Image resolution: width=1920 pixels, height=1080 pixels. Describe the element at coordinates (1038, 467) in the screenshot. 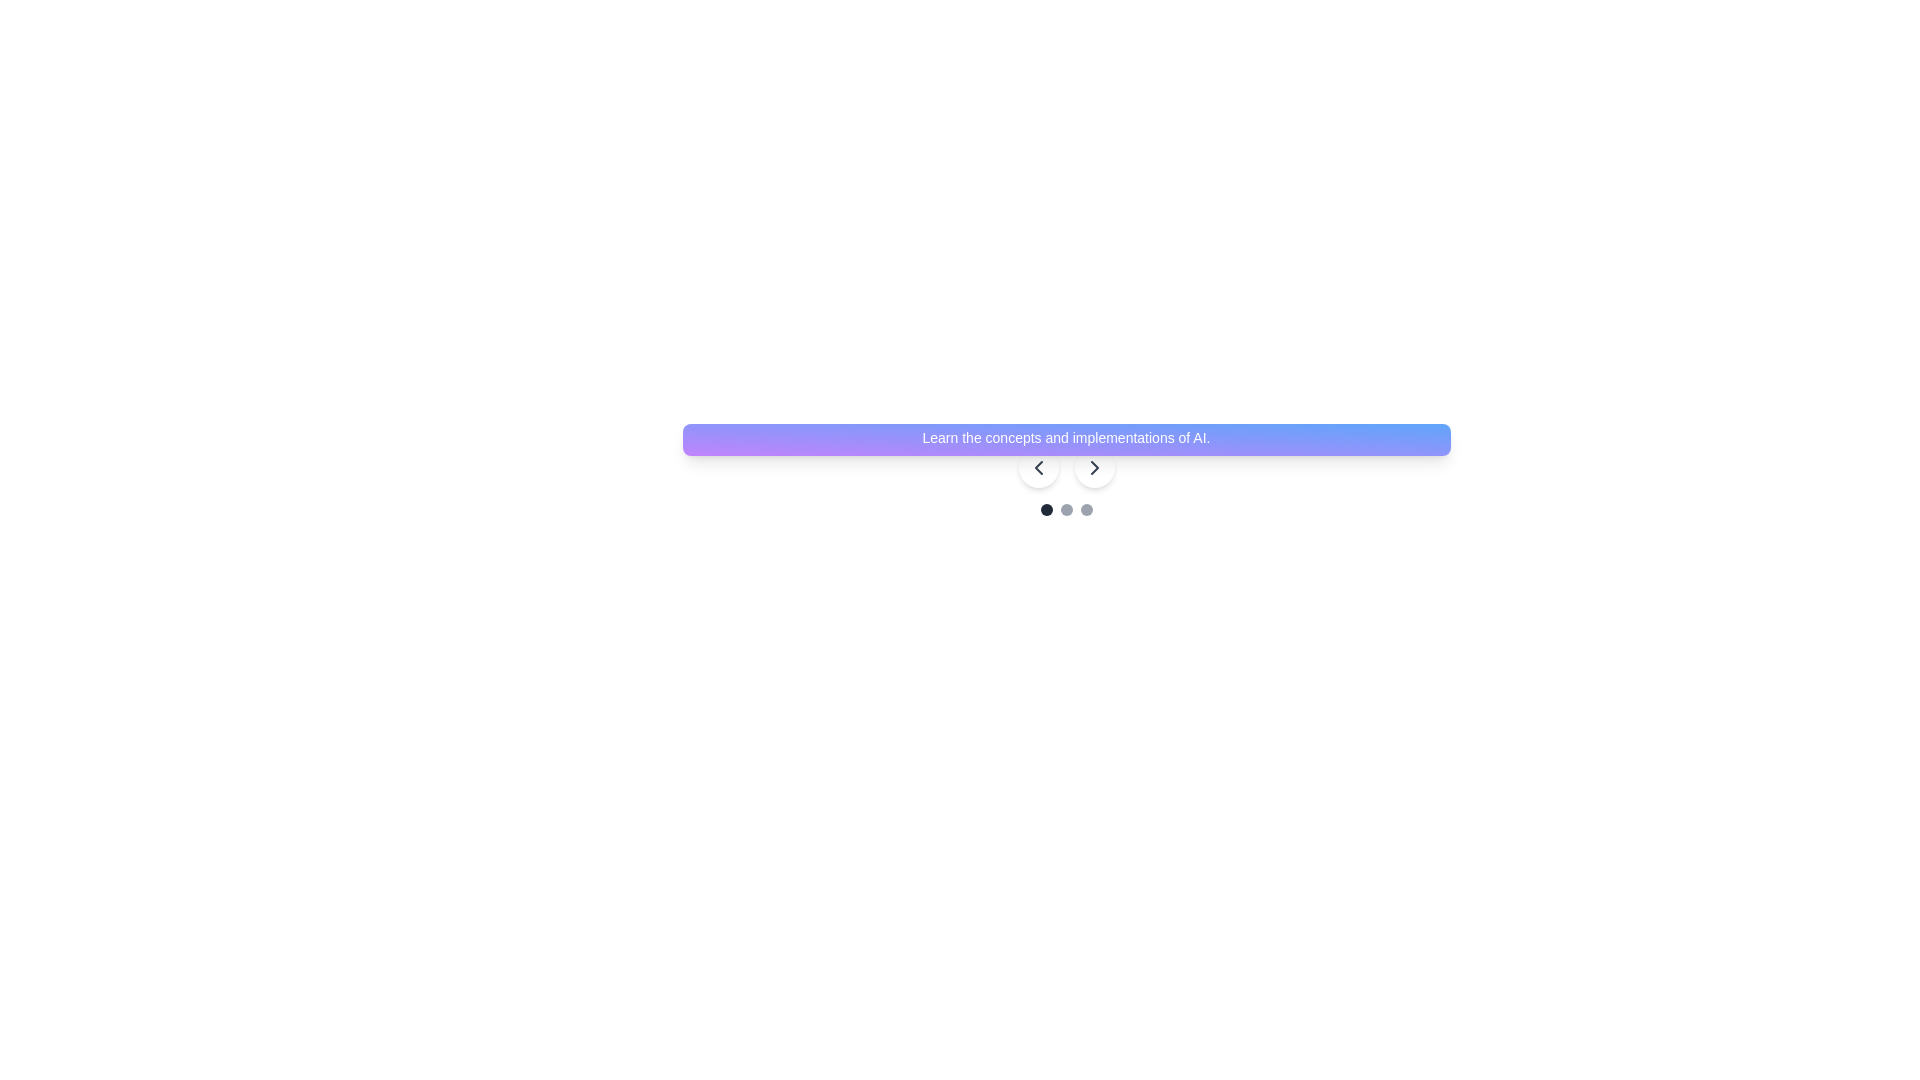

I see `the 'previous' navigation button located on the left side of the navigation control near the center of the UI layout` at that location.